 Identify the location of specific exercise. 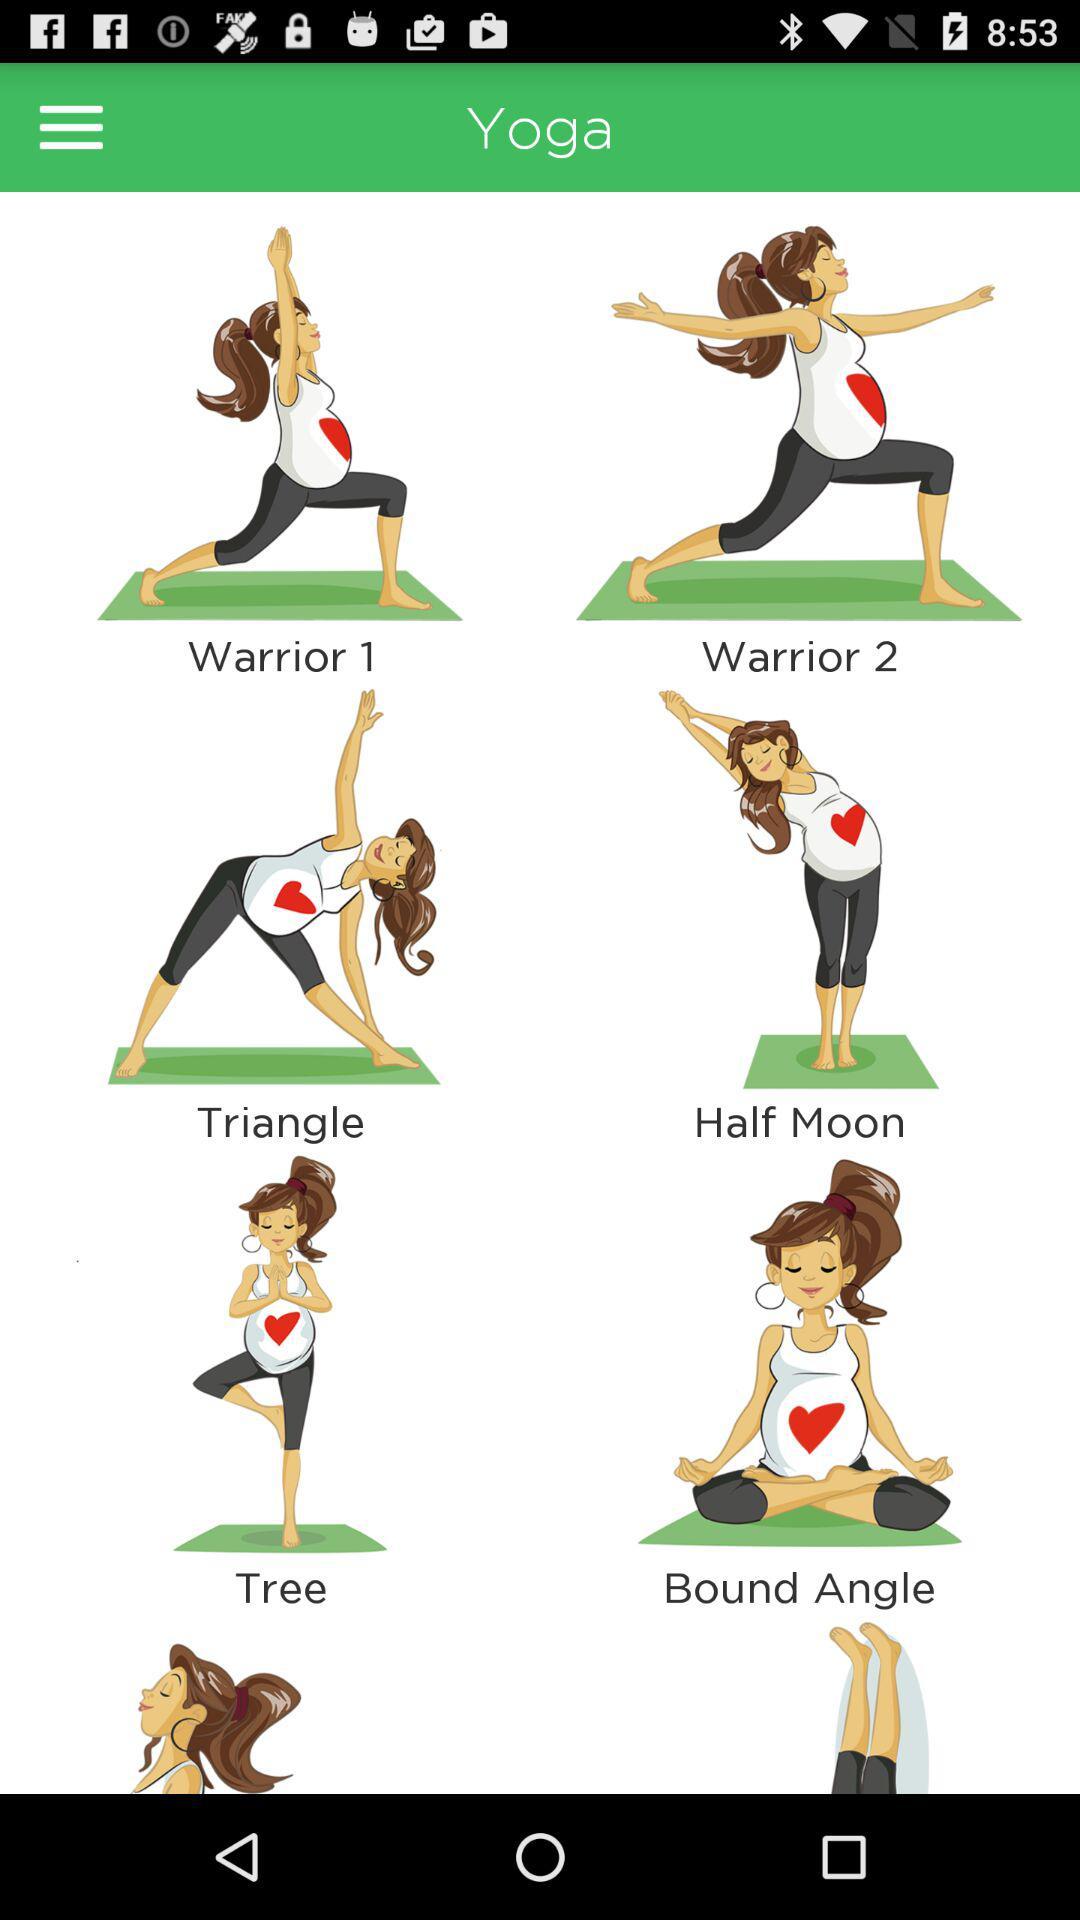
(798, 421).